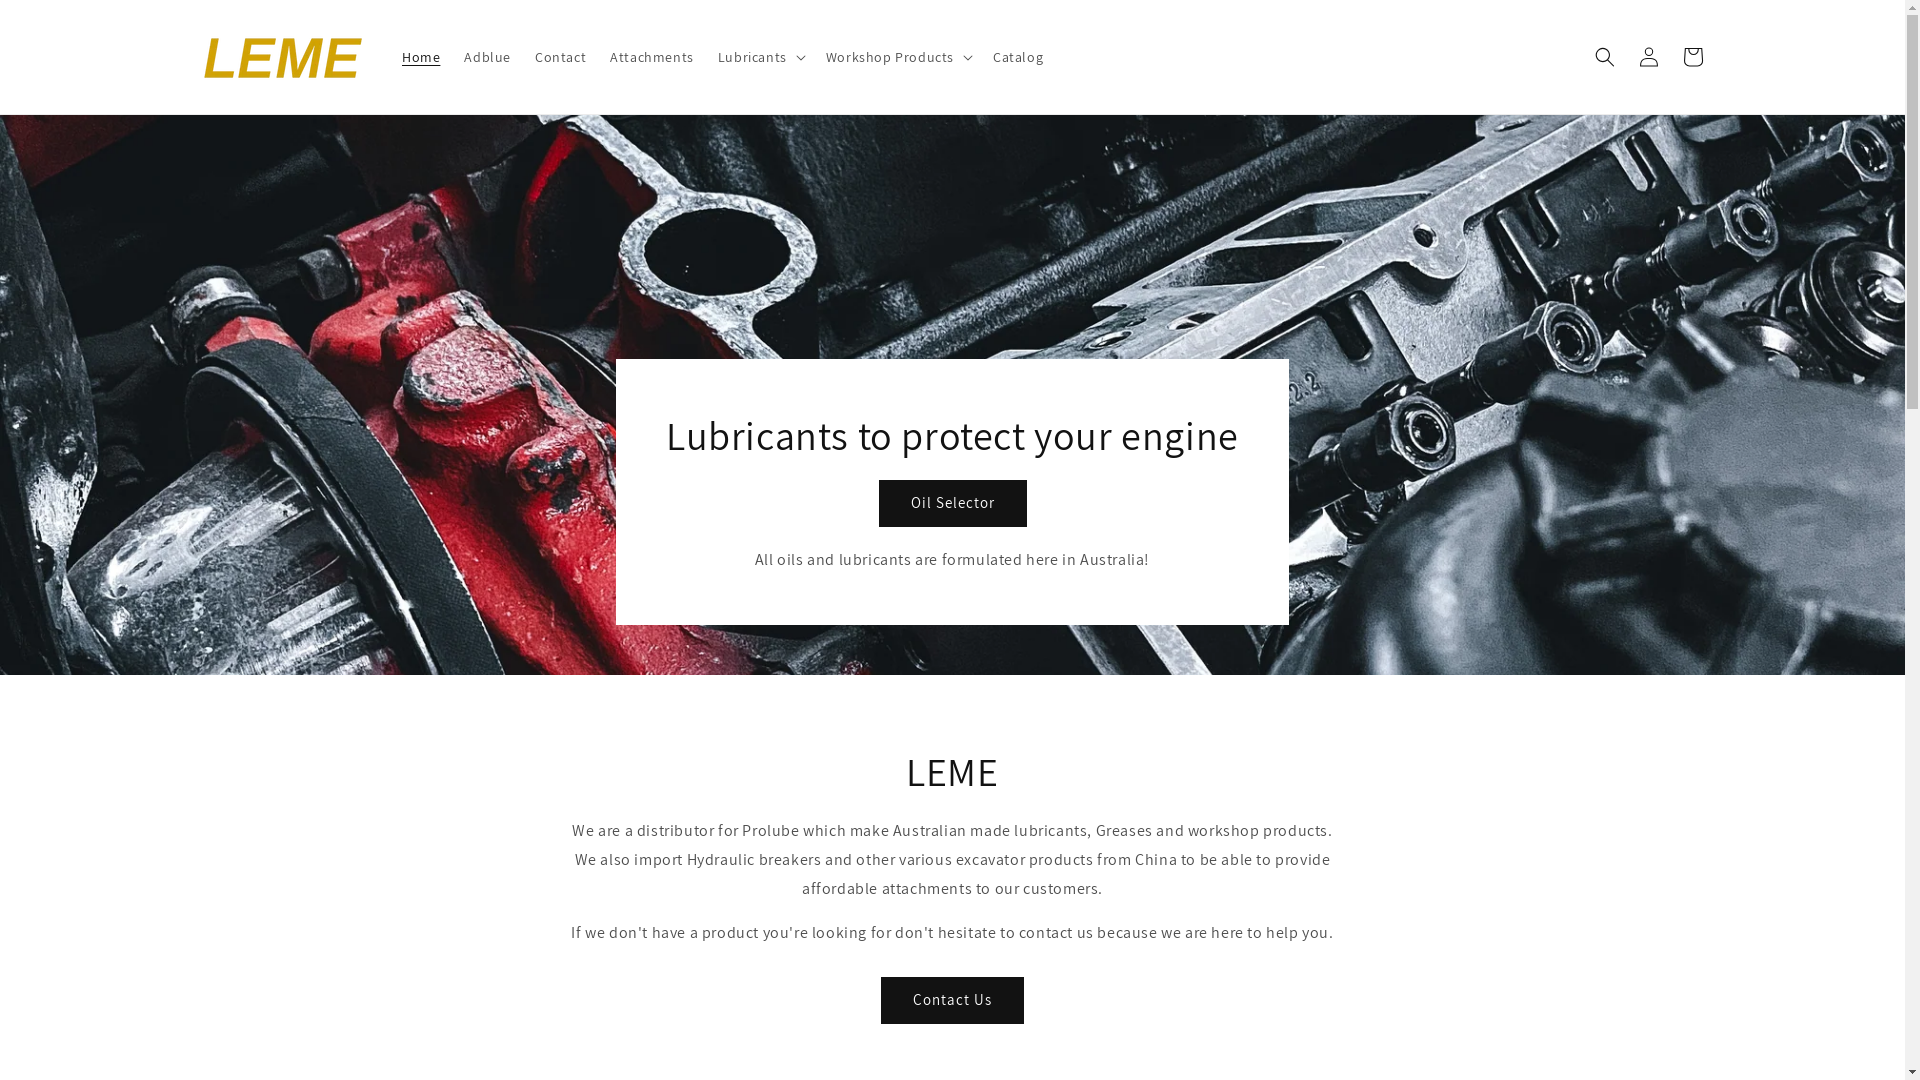 This screenshot has width=1920, height=1080. Describe the element at coordinates (1647, 56) in the screenshot. I see `'Log in'` at that location.